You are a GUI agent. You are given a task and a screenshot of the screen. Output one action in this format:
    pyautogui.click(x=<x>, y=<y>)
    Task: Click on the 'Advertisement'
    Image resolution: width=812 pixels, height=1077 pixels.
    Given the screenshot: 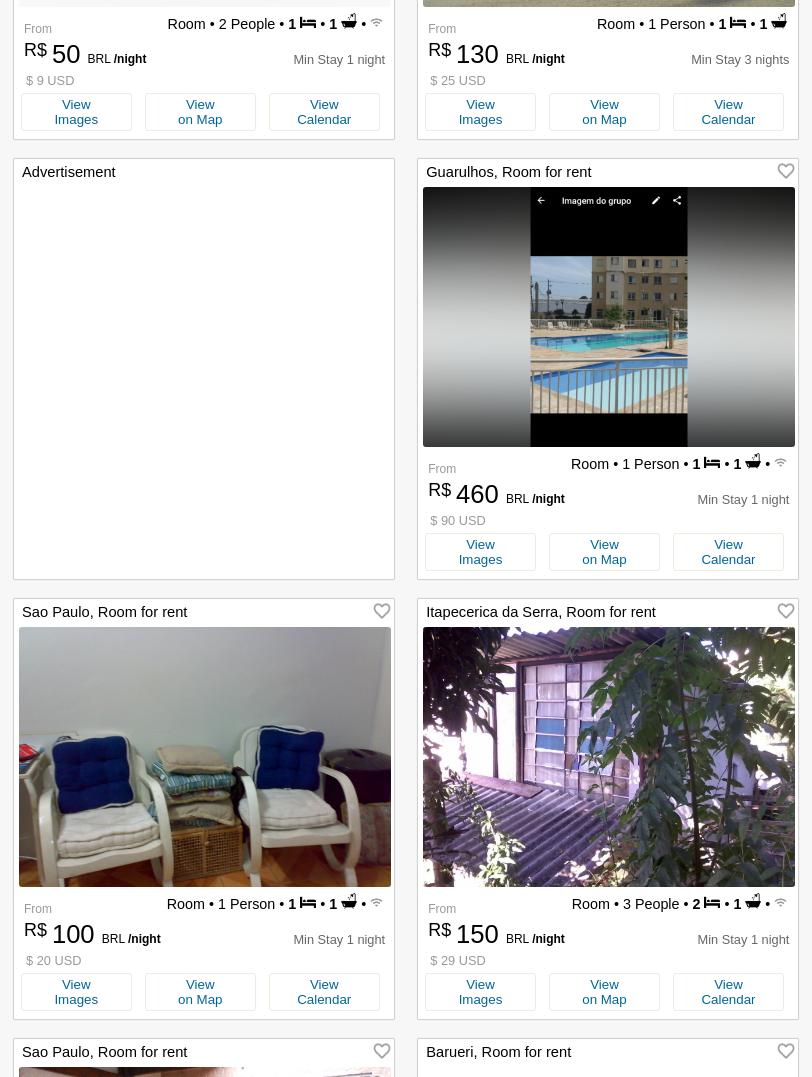 What is the action you would take?
    pyautogui.click(x=22, y=170)
    